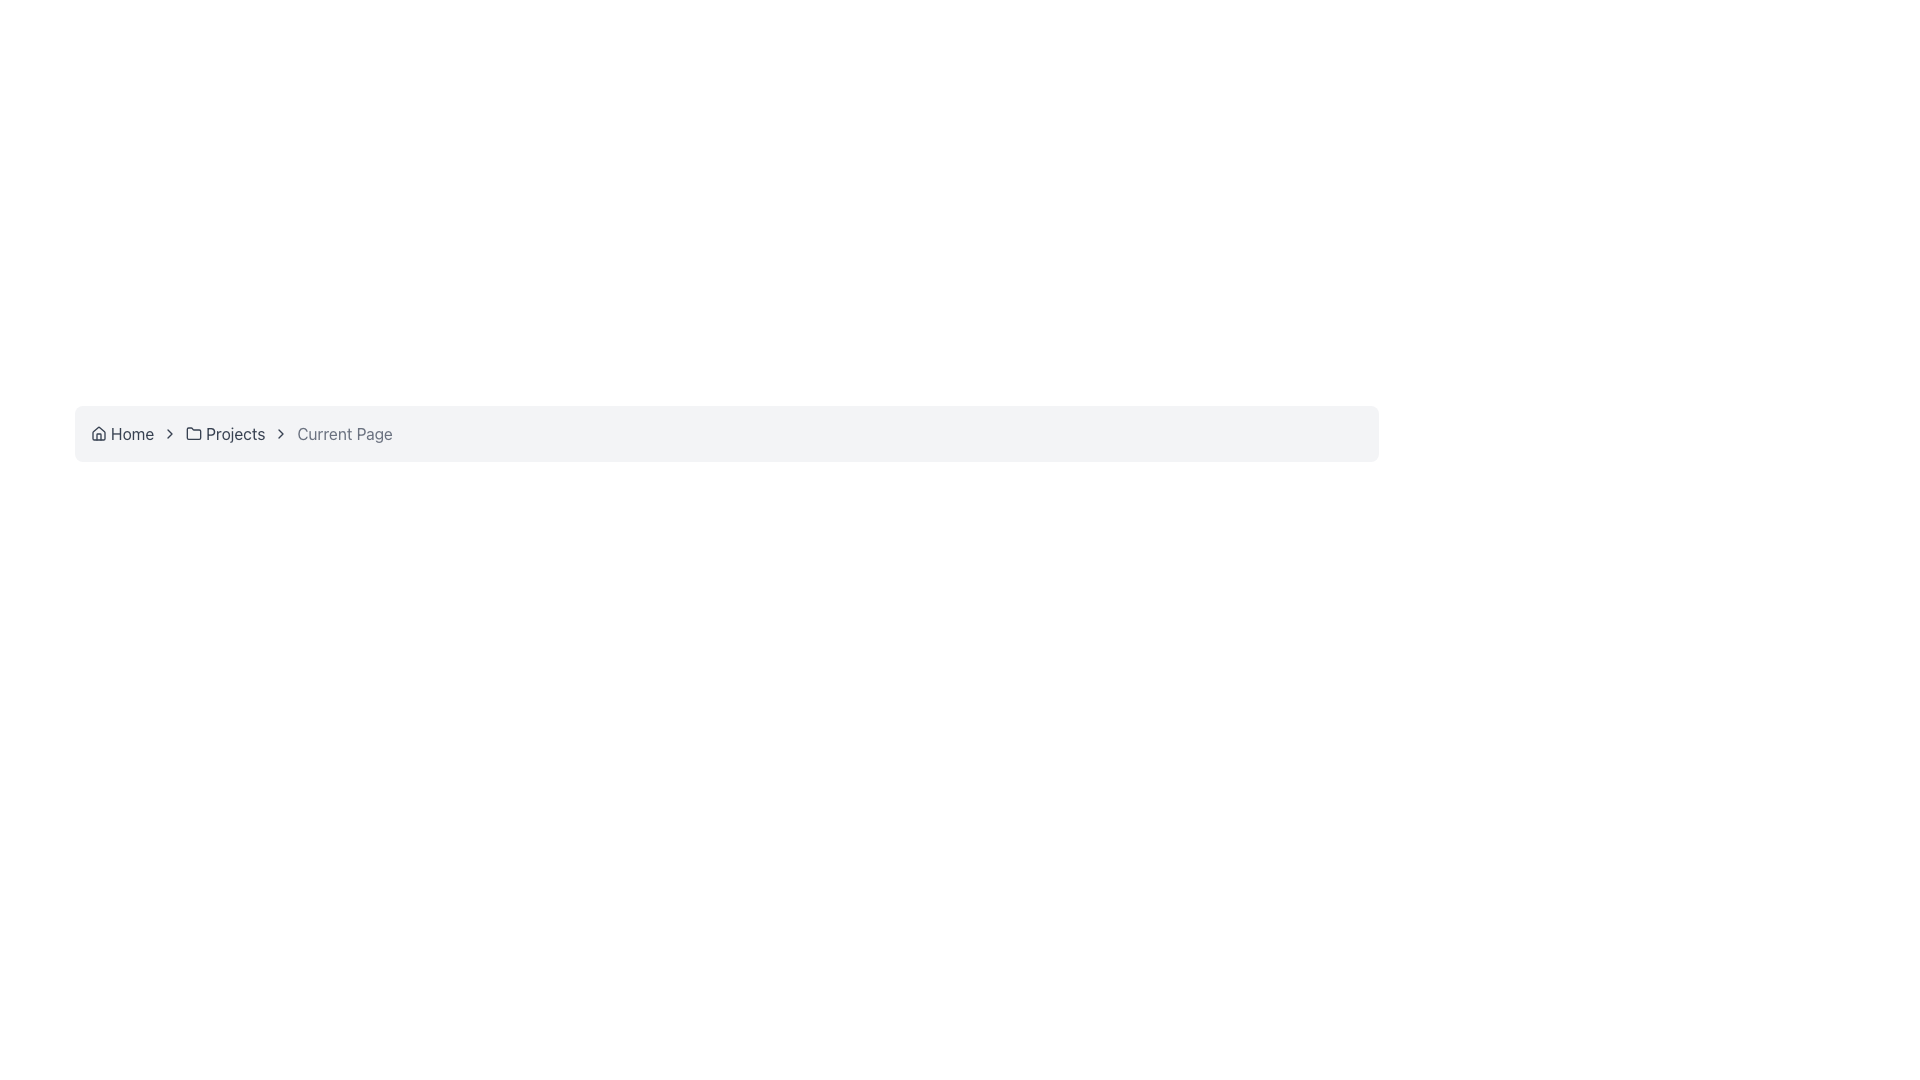 Image resolution: width=1920 pixels, height=1080 pixels. I want to click on the non-interactive text label displaying 'Current Page' in the breadcrumb navigation bar, so click(345, 433).